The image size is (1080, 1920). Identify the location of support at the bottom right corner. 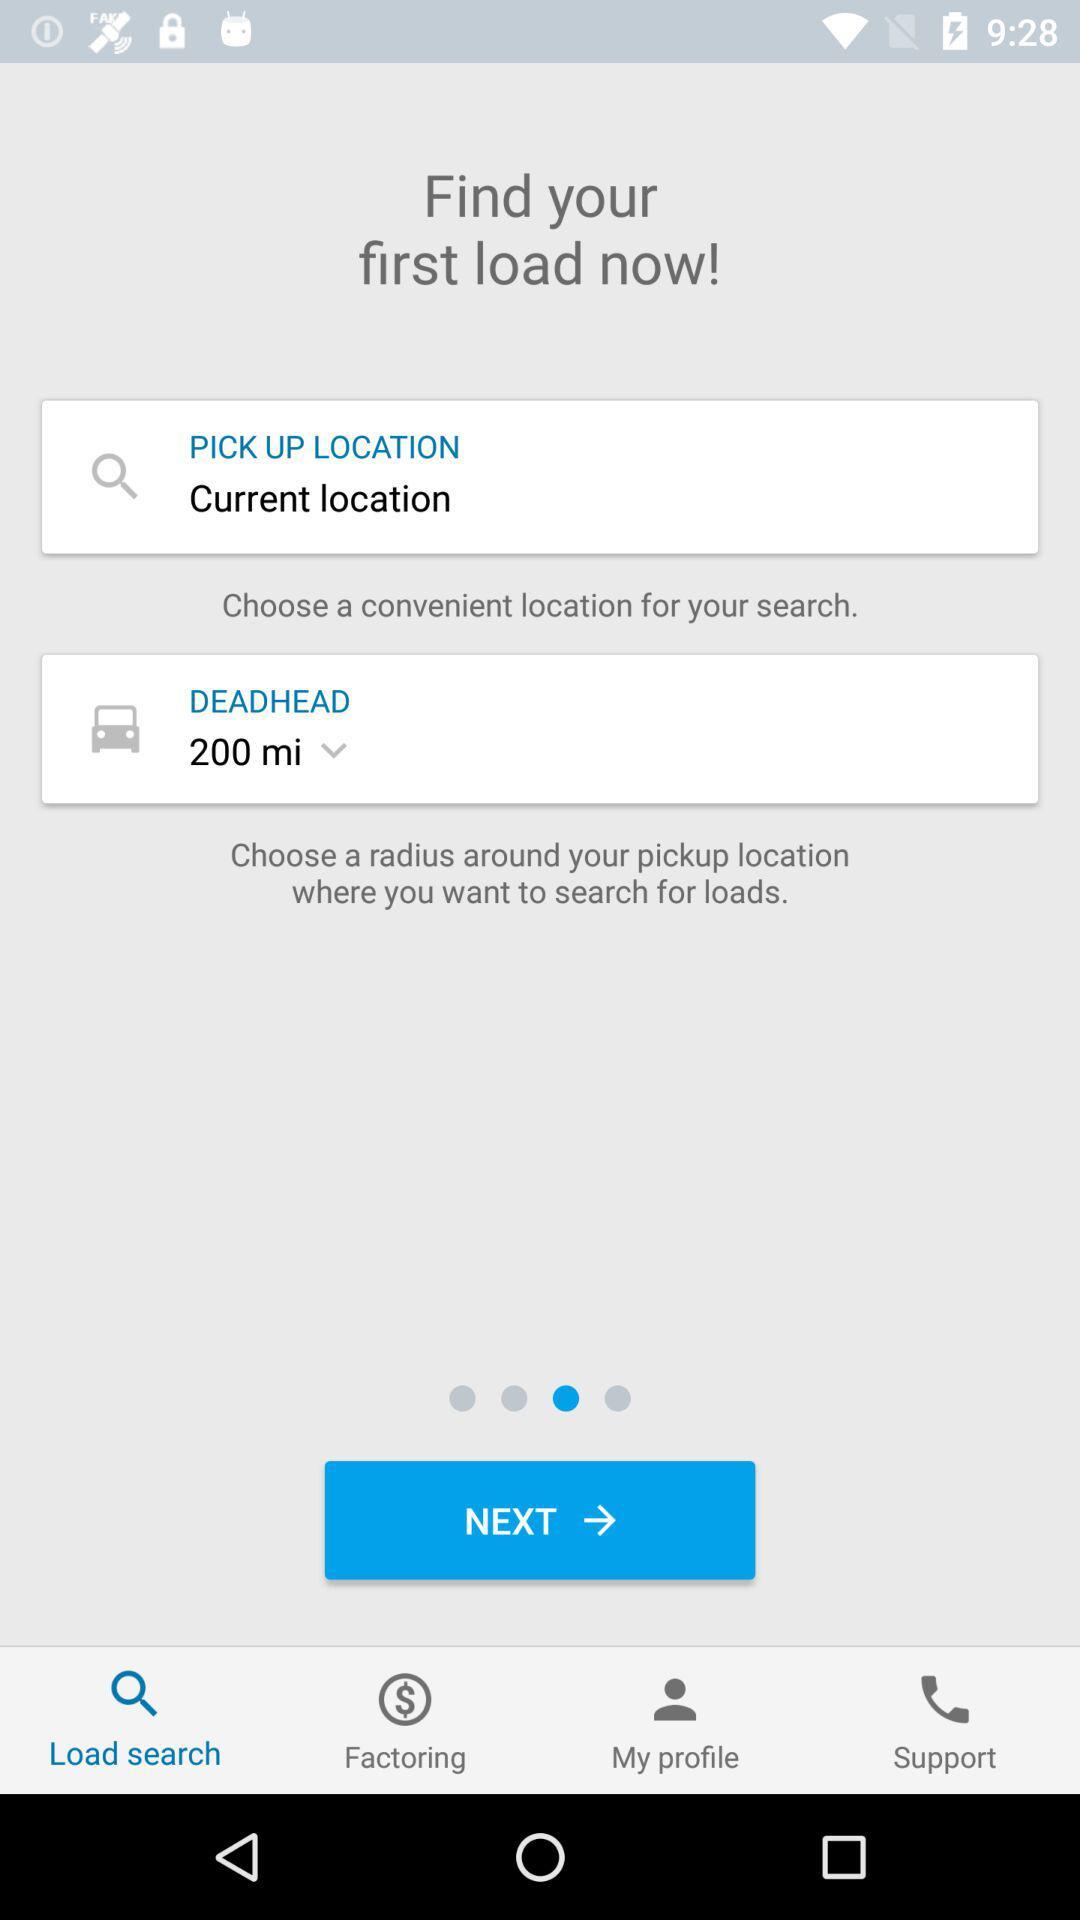
(945, 1719).